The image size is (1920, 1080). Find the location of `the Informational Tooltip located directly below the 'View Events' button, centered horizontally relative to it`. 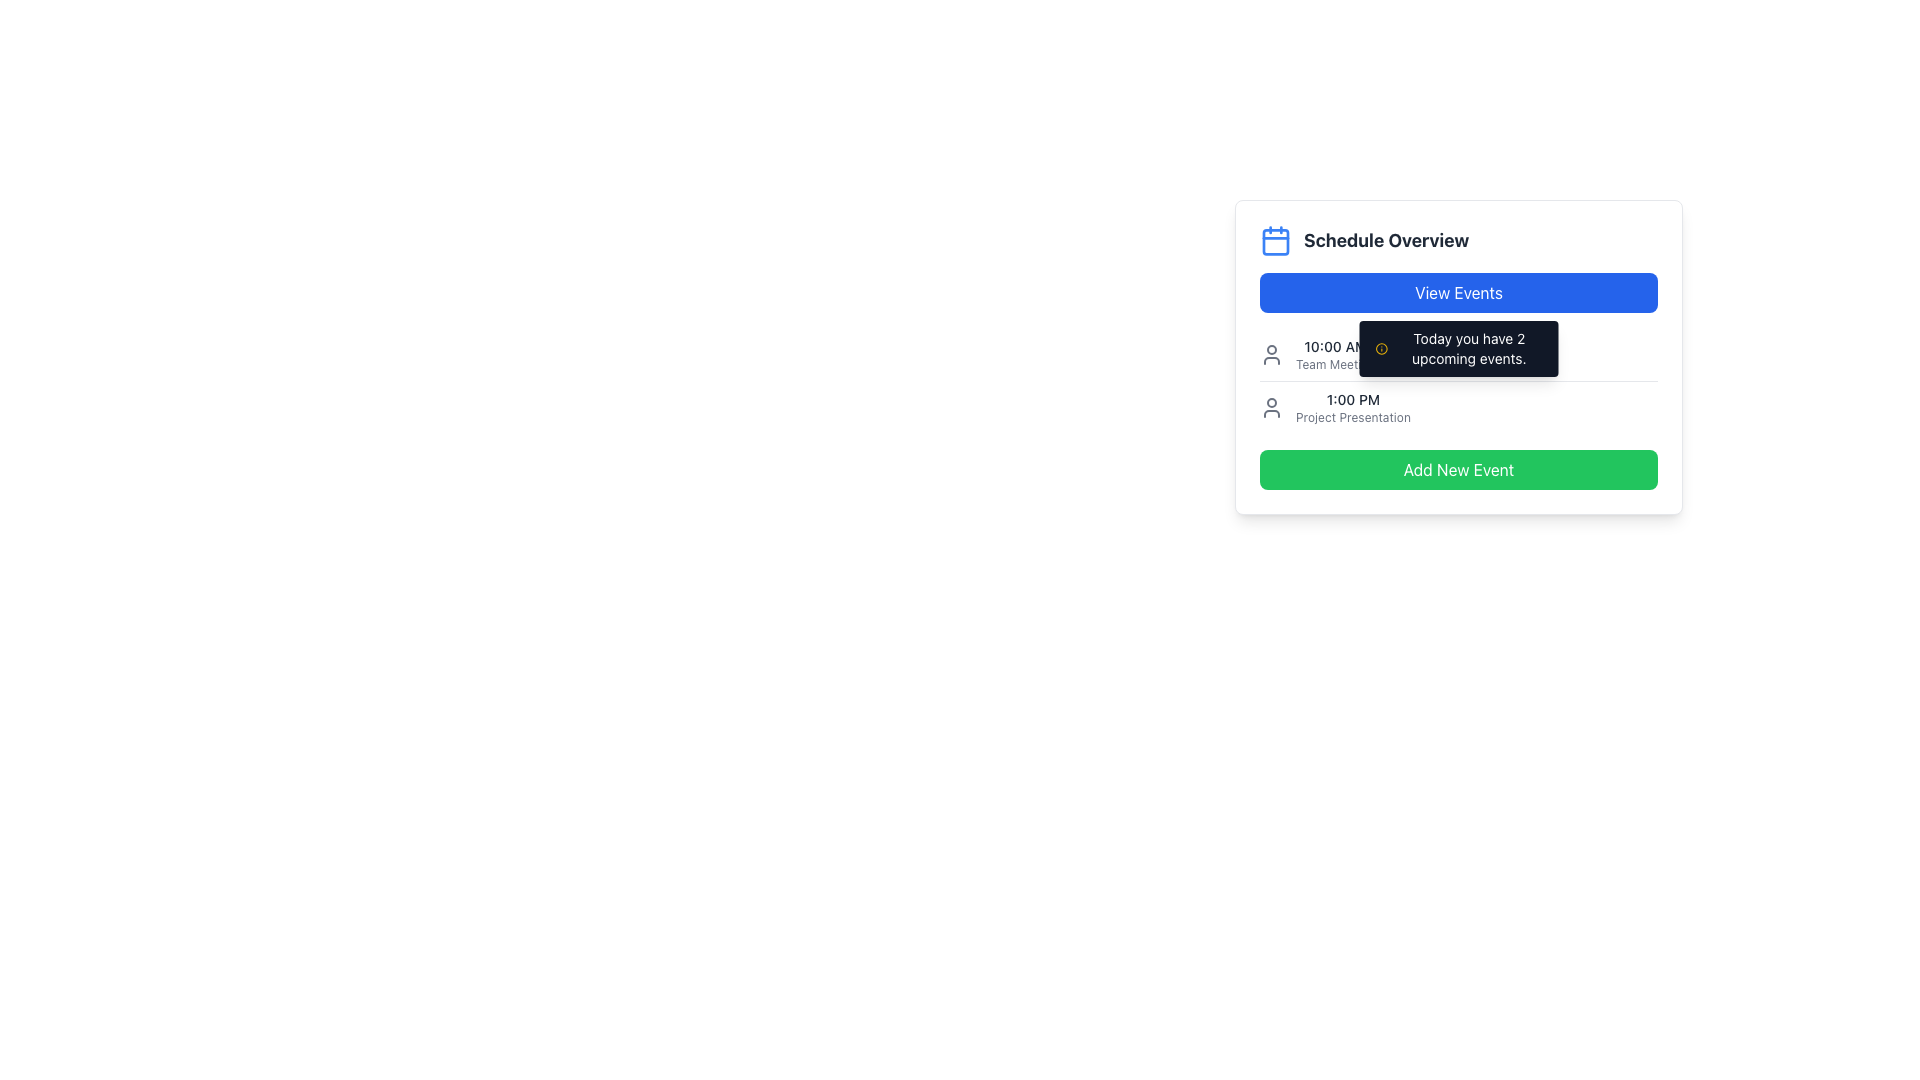

the Informational Tooltip located directly below the 'View Events' button, centered horizontally relative to it is located at coordinates (1459, 347).